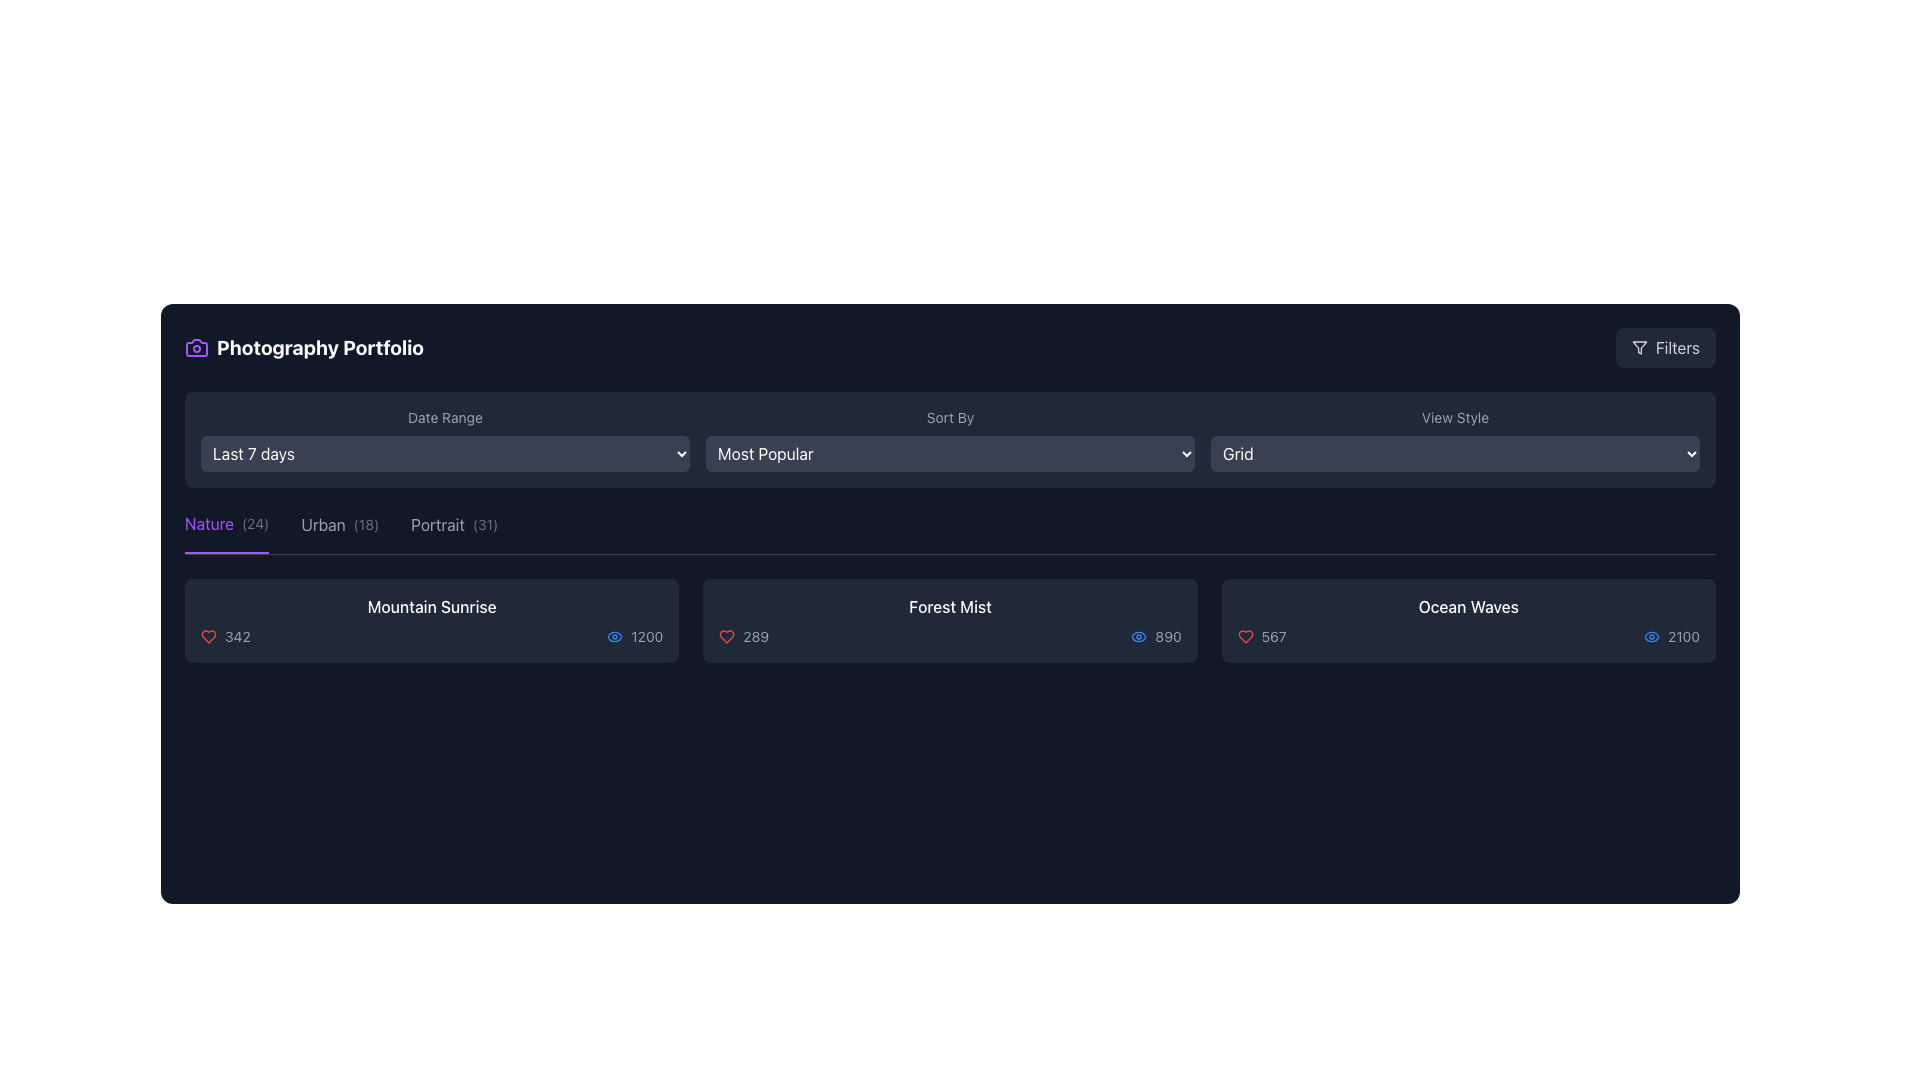 The width and height of the screenshot is (1920, 1080). Describe the element at coordinates (1639, 346) in the screenshot. I see `the filtering icon located at the top-right corner of the interface, adjacent to the 'Filters' label` at that location.